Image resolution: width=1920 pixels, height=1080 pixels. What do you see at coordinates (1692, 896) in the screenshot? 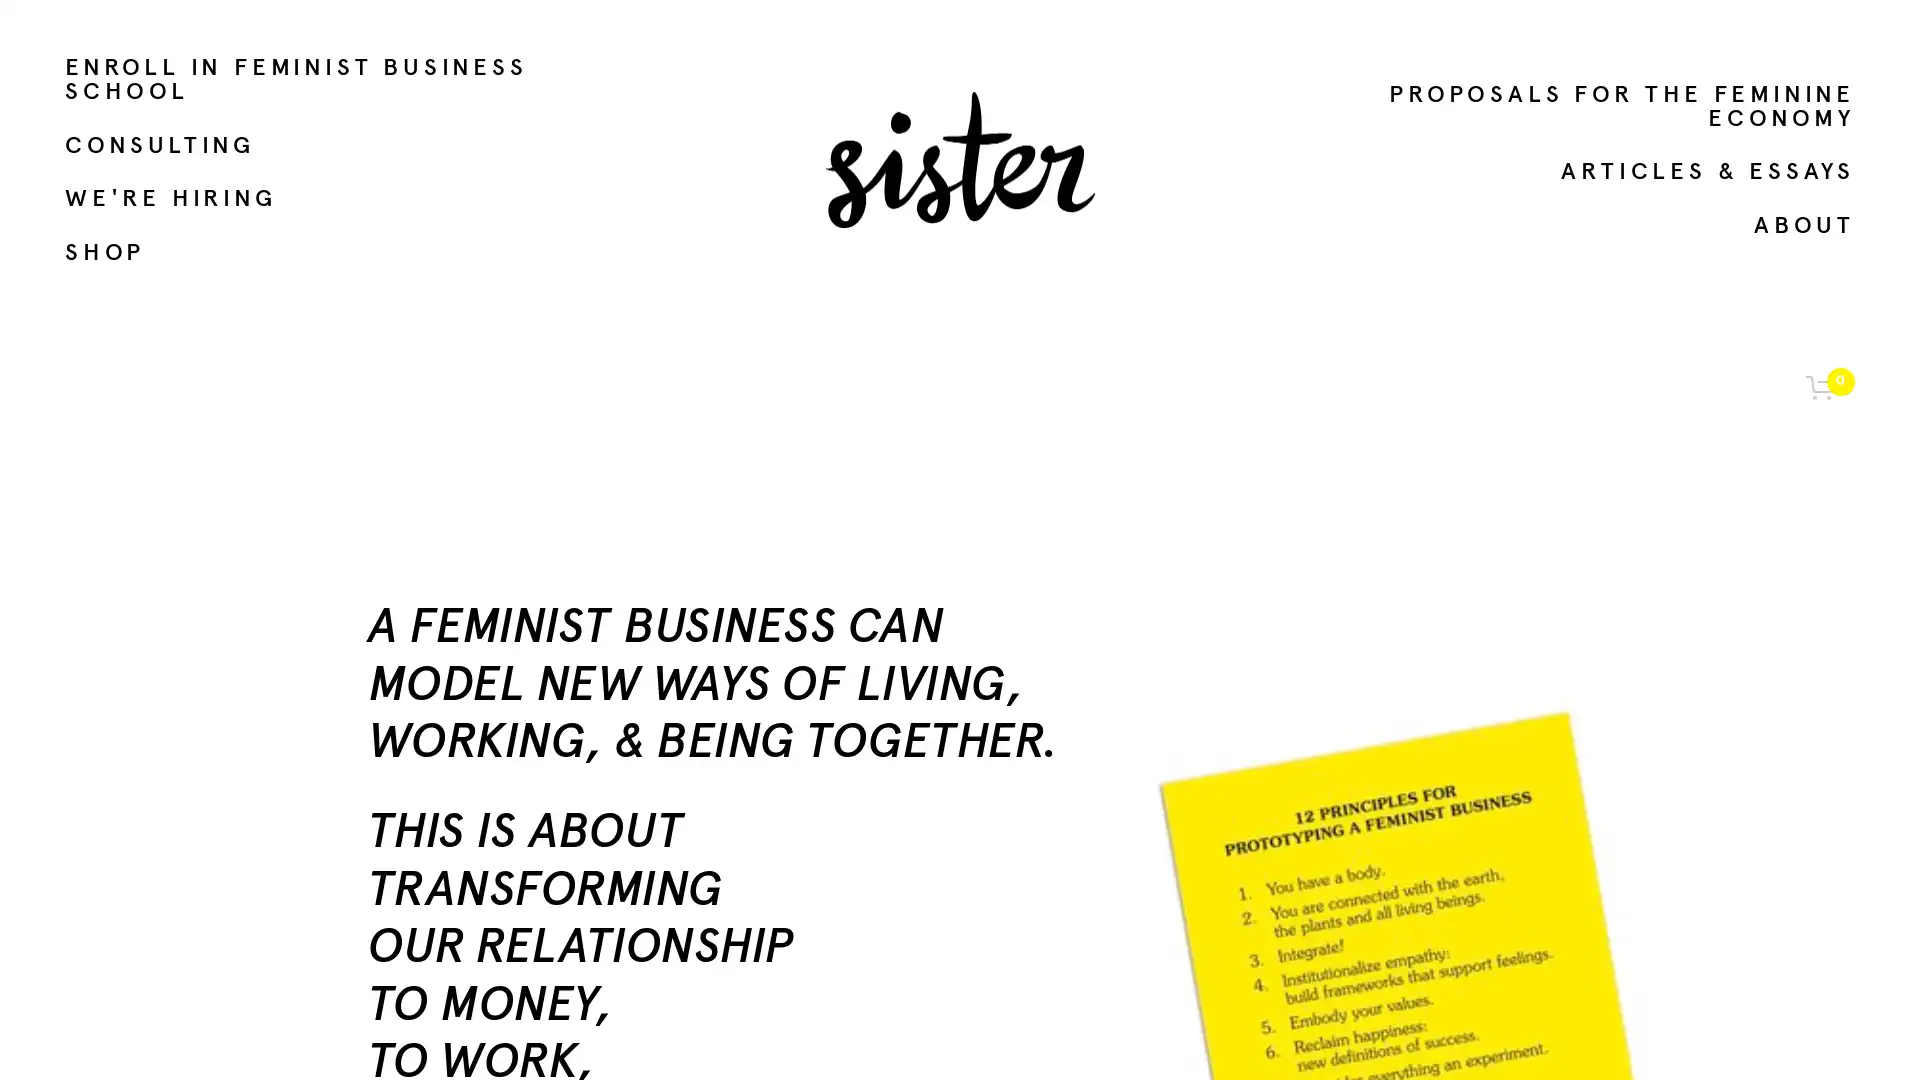
I see `YES` at bounding box center [1692, 896].